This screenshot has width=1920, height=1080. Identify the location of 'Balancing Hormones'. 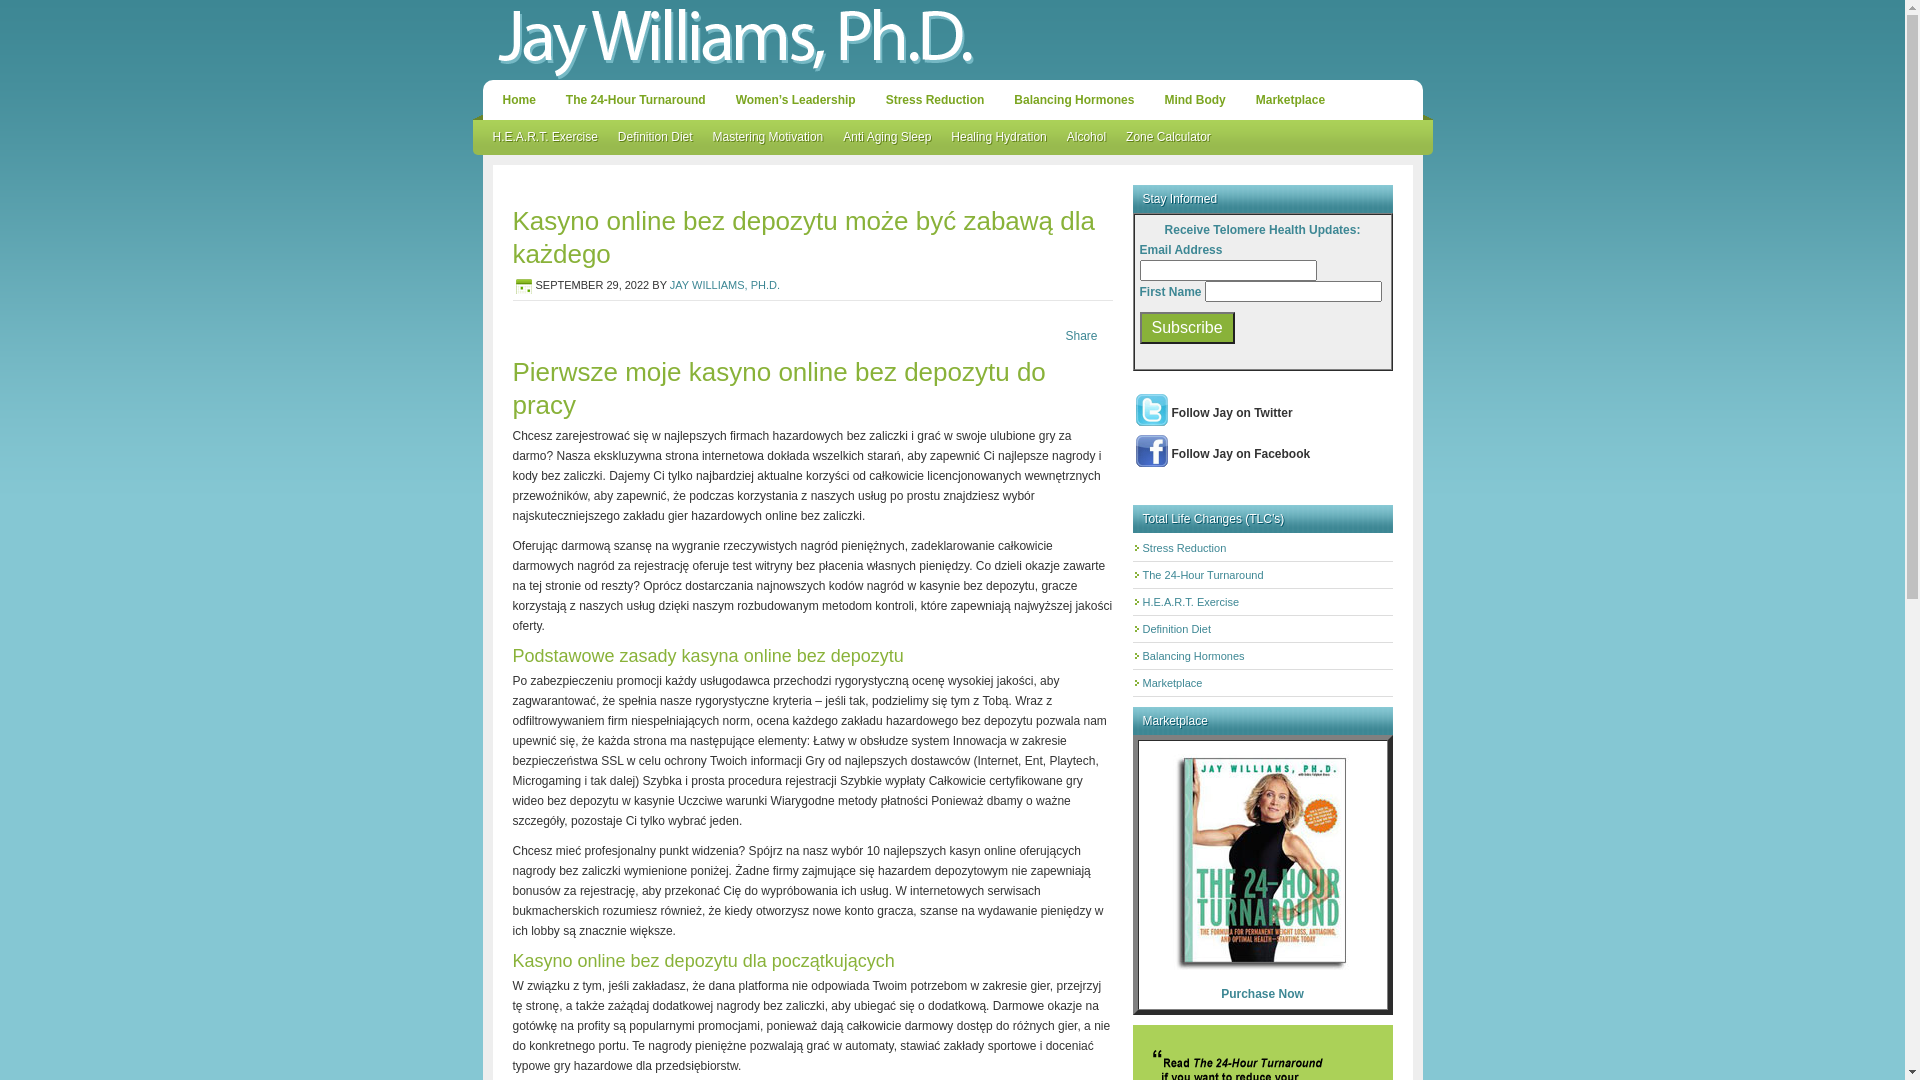
(1073, 100).